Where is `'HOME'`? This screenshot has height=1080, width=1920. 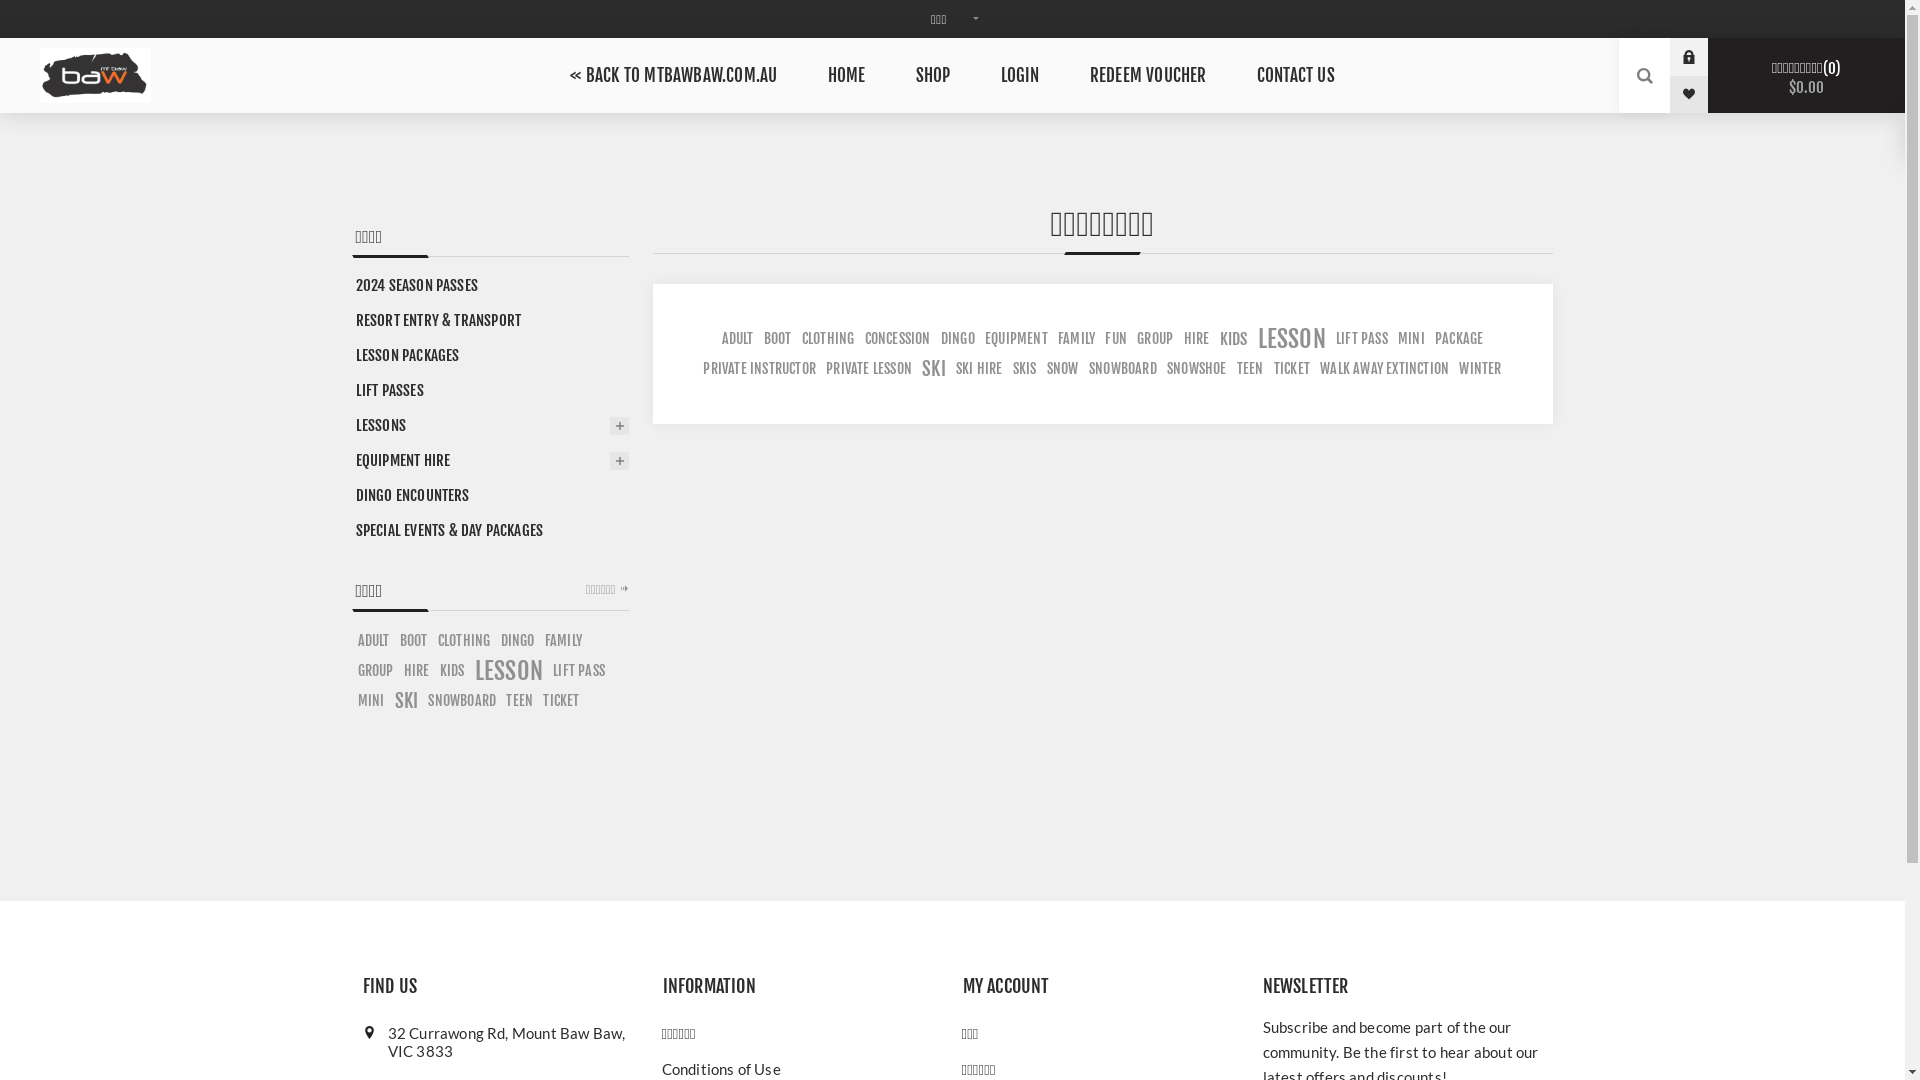 'HOME' is located at coordinates (846, 74).